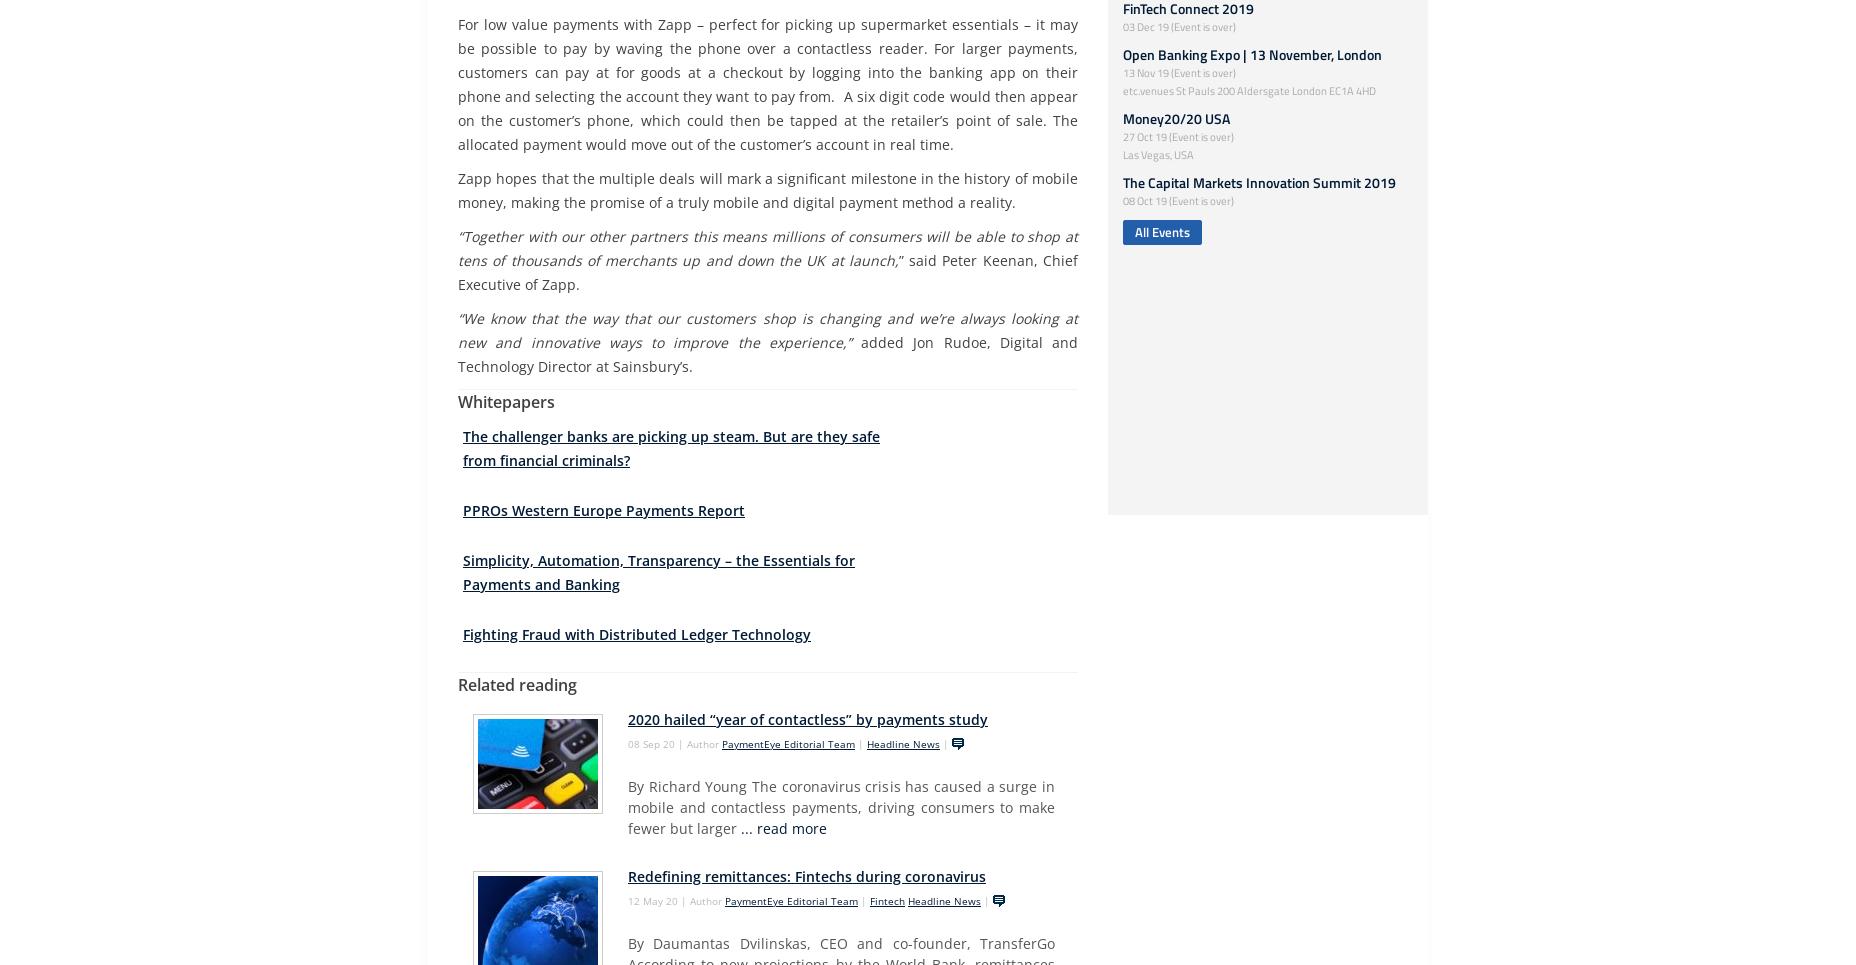 This screenshot has width=1856, height=965. I want to click on '13 Nov 19 (Event is over)', so click(1178, 72).